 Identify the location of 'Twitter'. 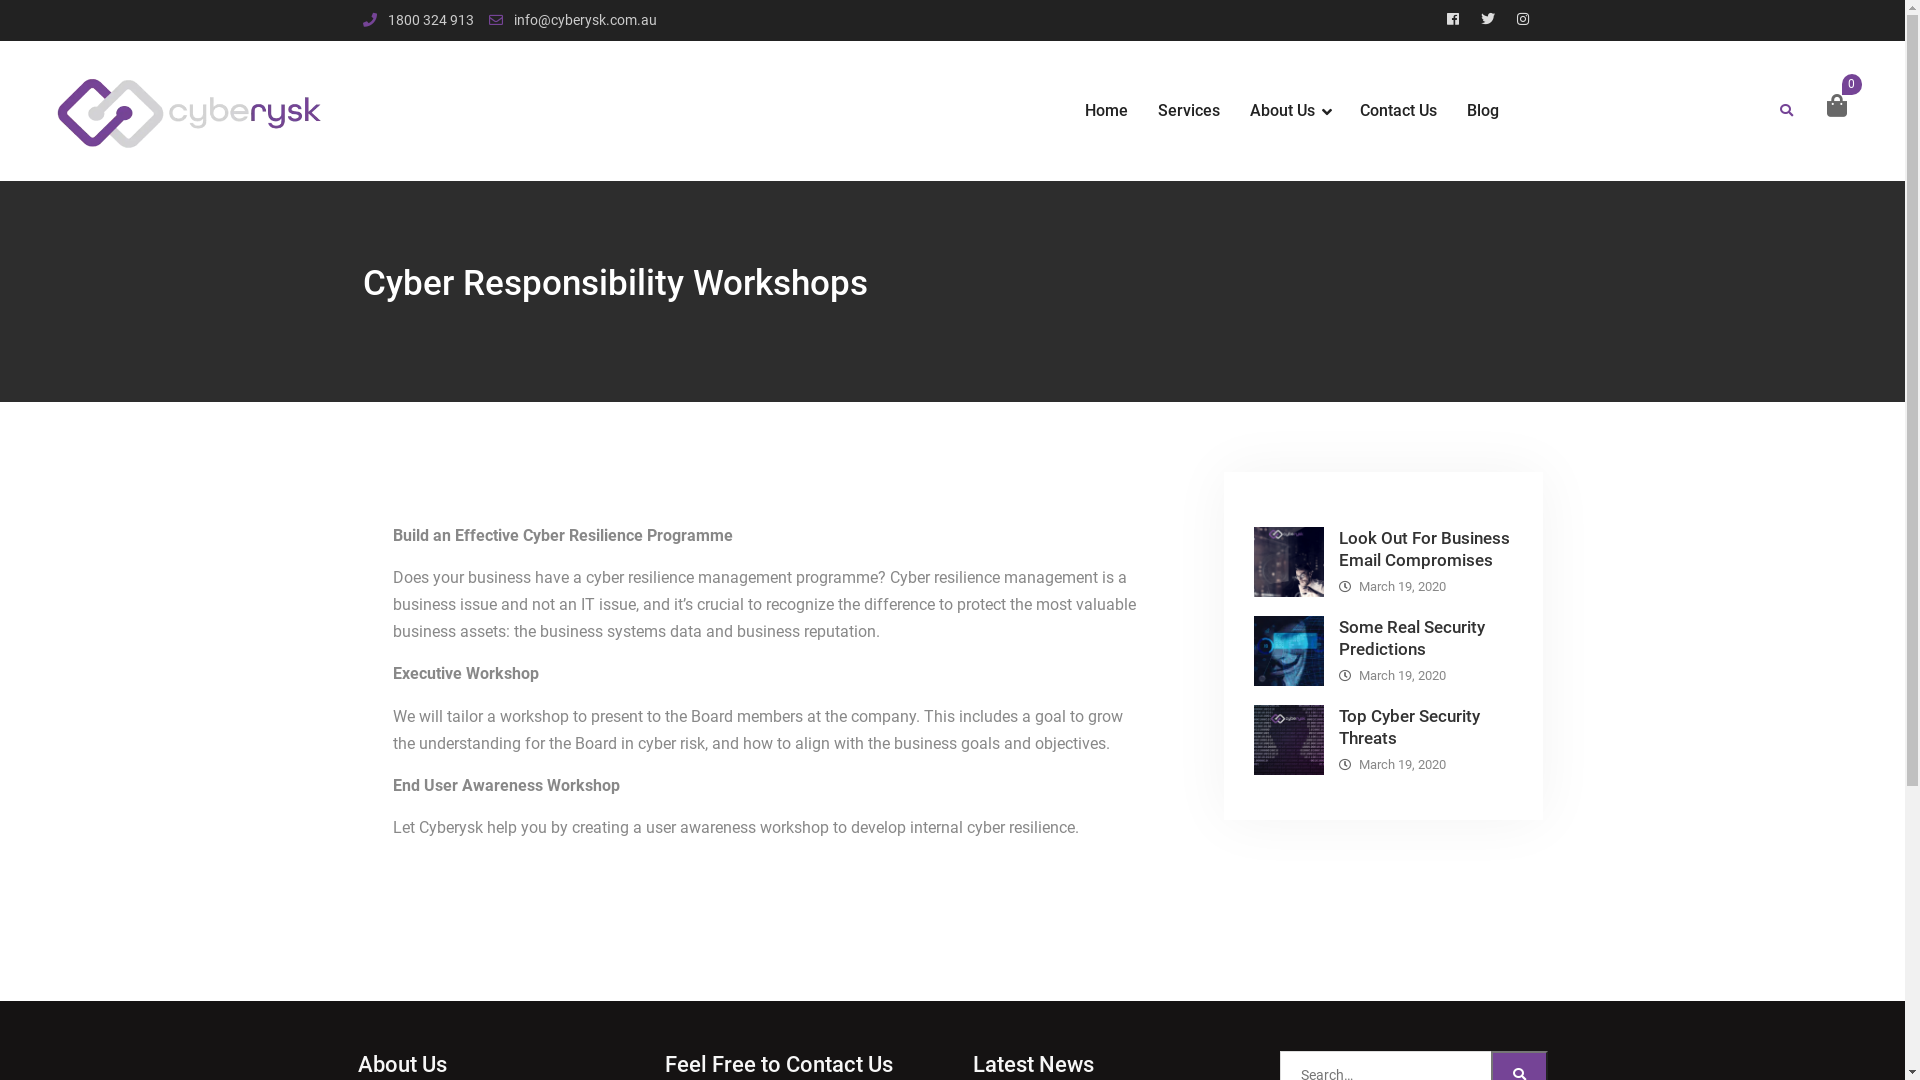
(1487, 19).